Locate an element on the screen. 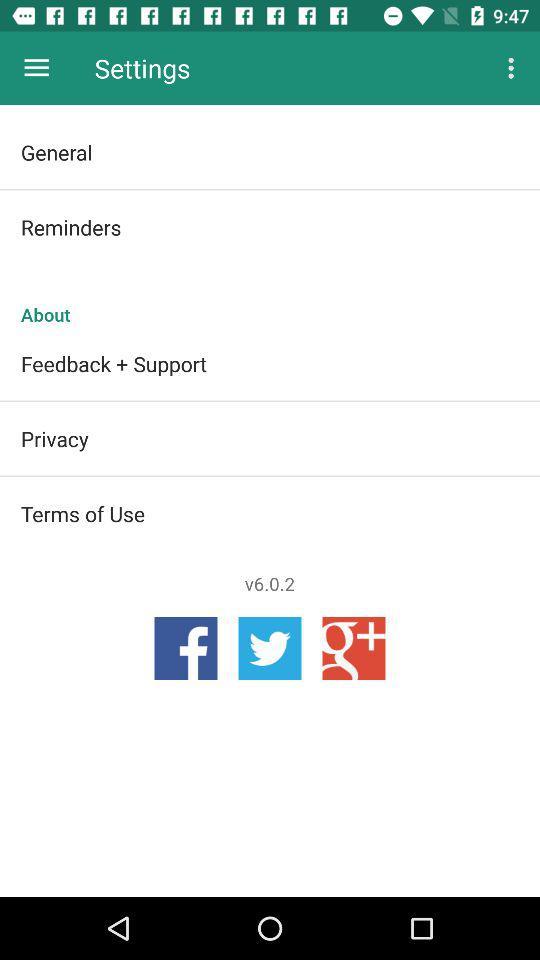 The width and height of the screenshot is (540, 960). app next to the settings app is located at coordinates (513, 68).